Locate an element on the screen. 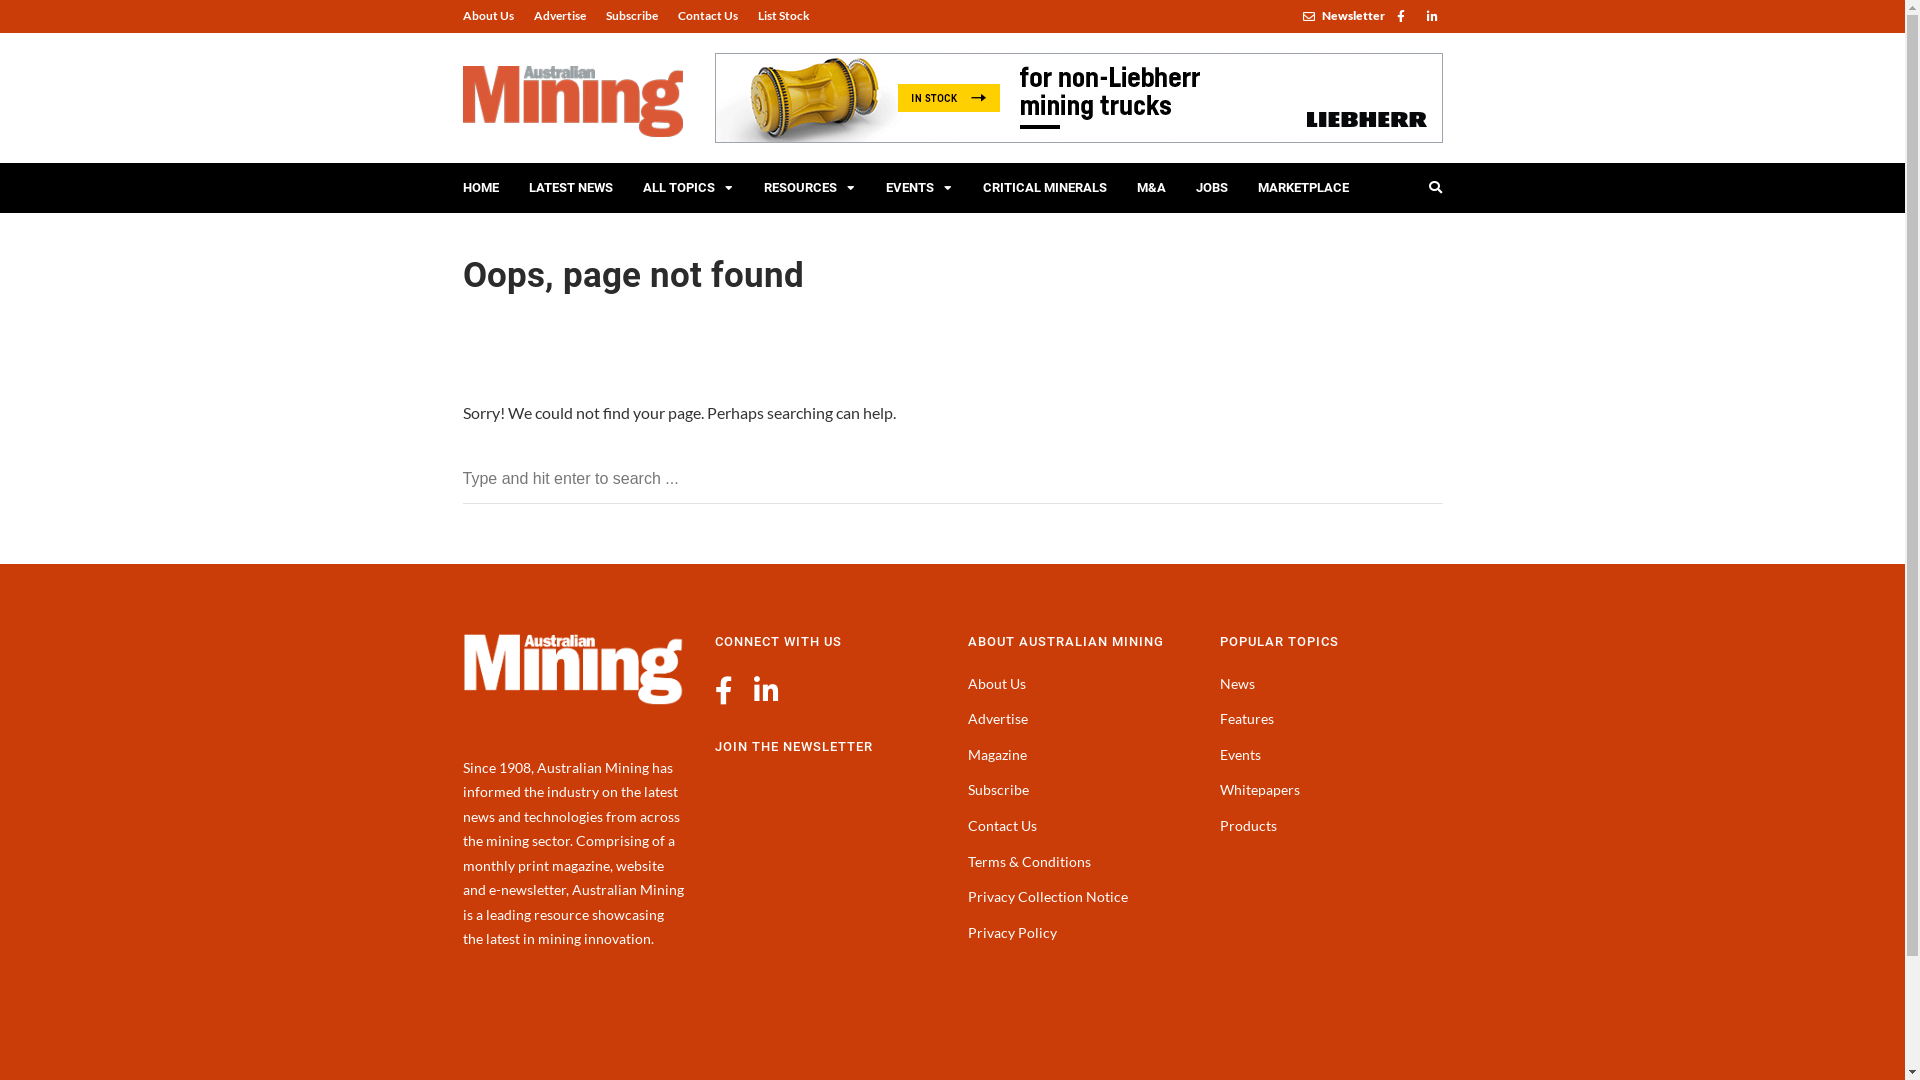 The width and height of the screenshot is (1920, 1080). 'Privacy Collection Notice' is located at coordinates (1046, 895).